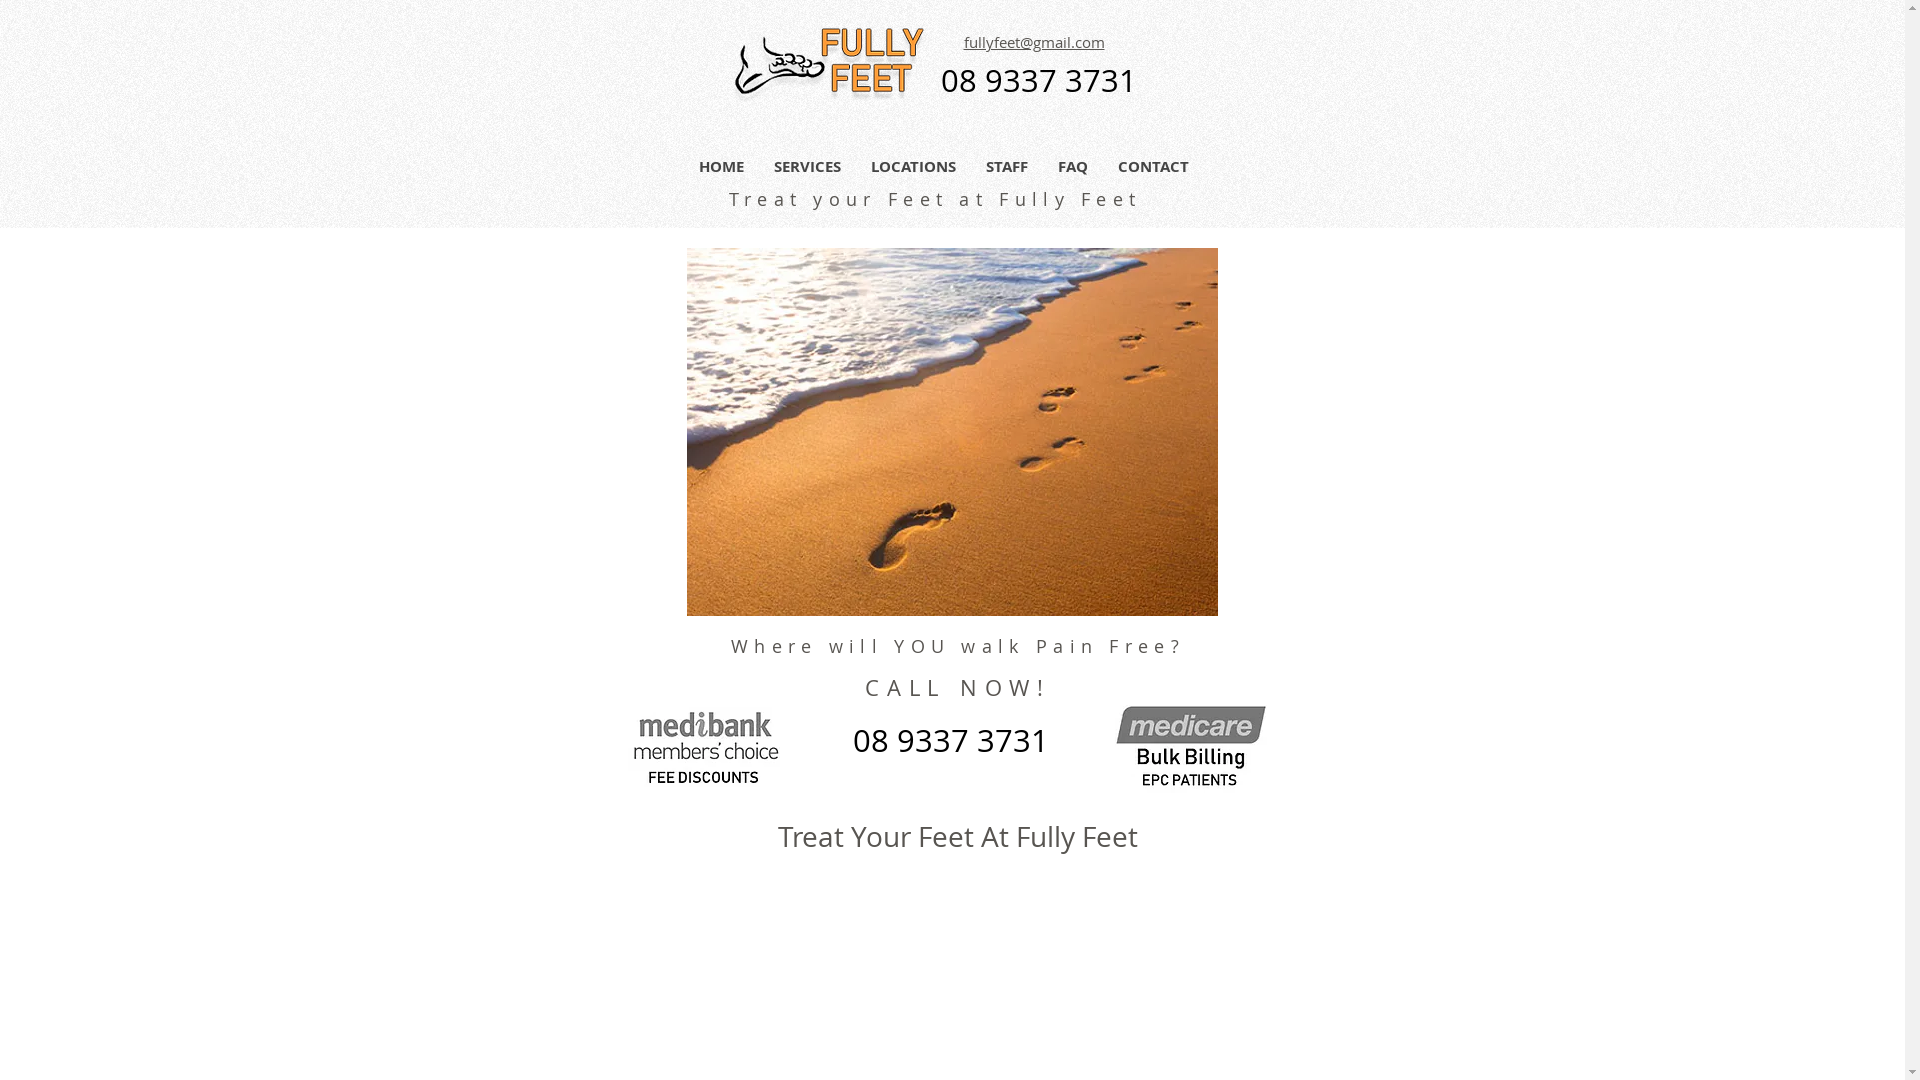 This screenshot has height=1080, width=1920. What do you see at coordinates (806, 165) in the screenshot?
I see `'SERVICES'` at bounding box center [806, 165].